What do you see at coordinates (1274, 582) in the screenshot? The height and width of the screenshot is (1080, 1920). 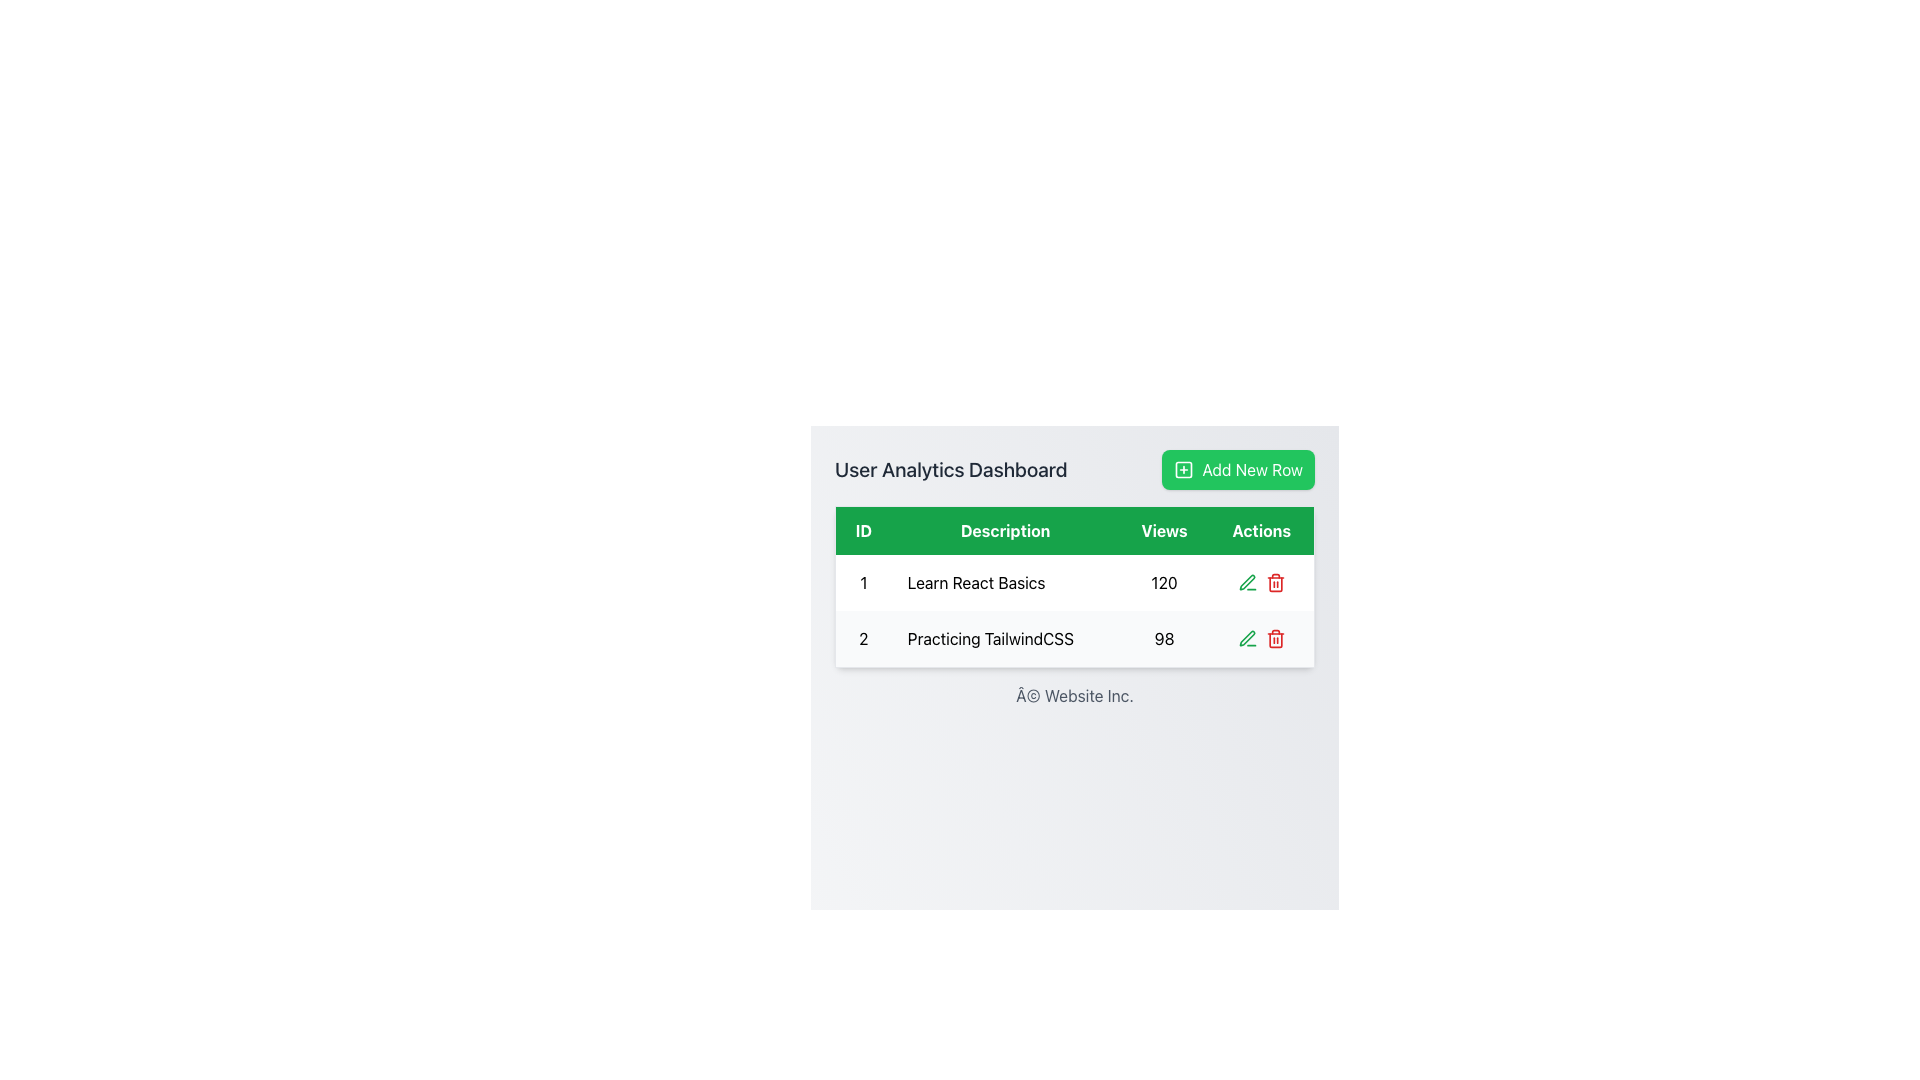 I see `the red trashcan icon used for deletion, which is positioned to the right of the green edit icon in the 'Actions' column of the second table row` at bounding box center [1274, 582].